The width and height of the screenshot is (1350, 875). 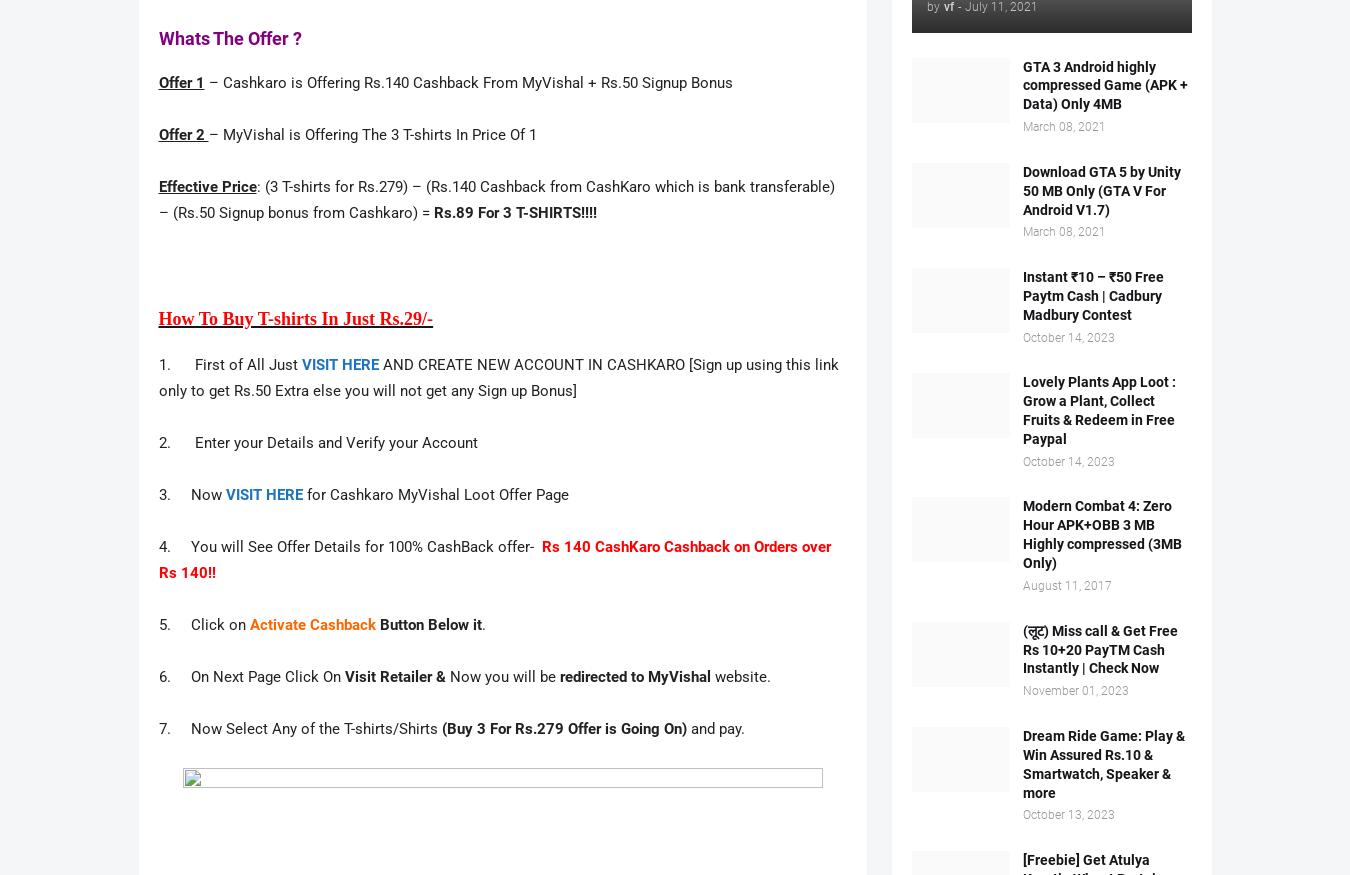 I want to click on 'for Cashkaro MyVishal Loot Offer Page', so click(x=300, y=494).